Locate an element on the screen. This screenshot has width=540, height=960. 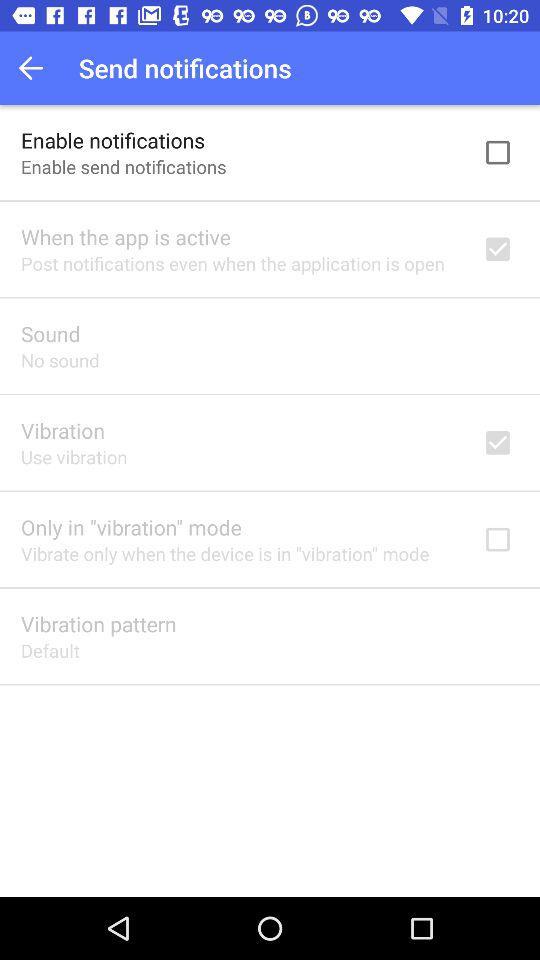
the item to the left of send notifications is located at coordinates (36, 68).